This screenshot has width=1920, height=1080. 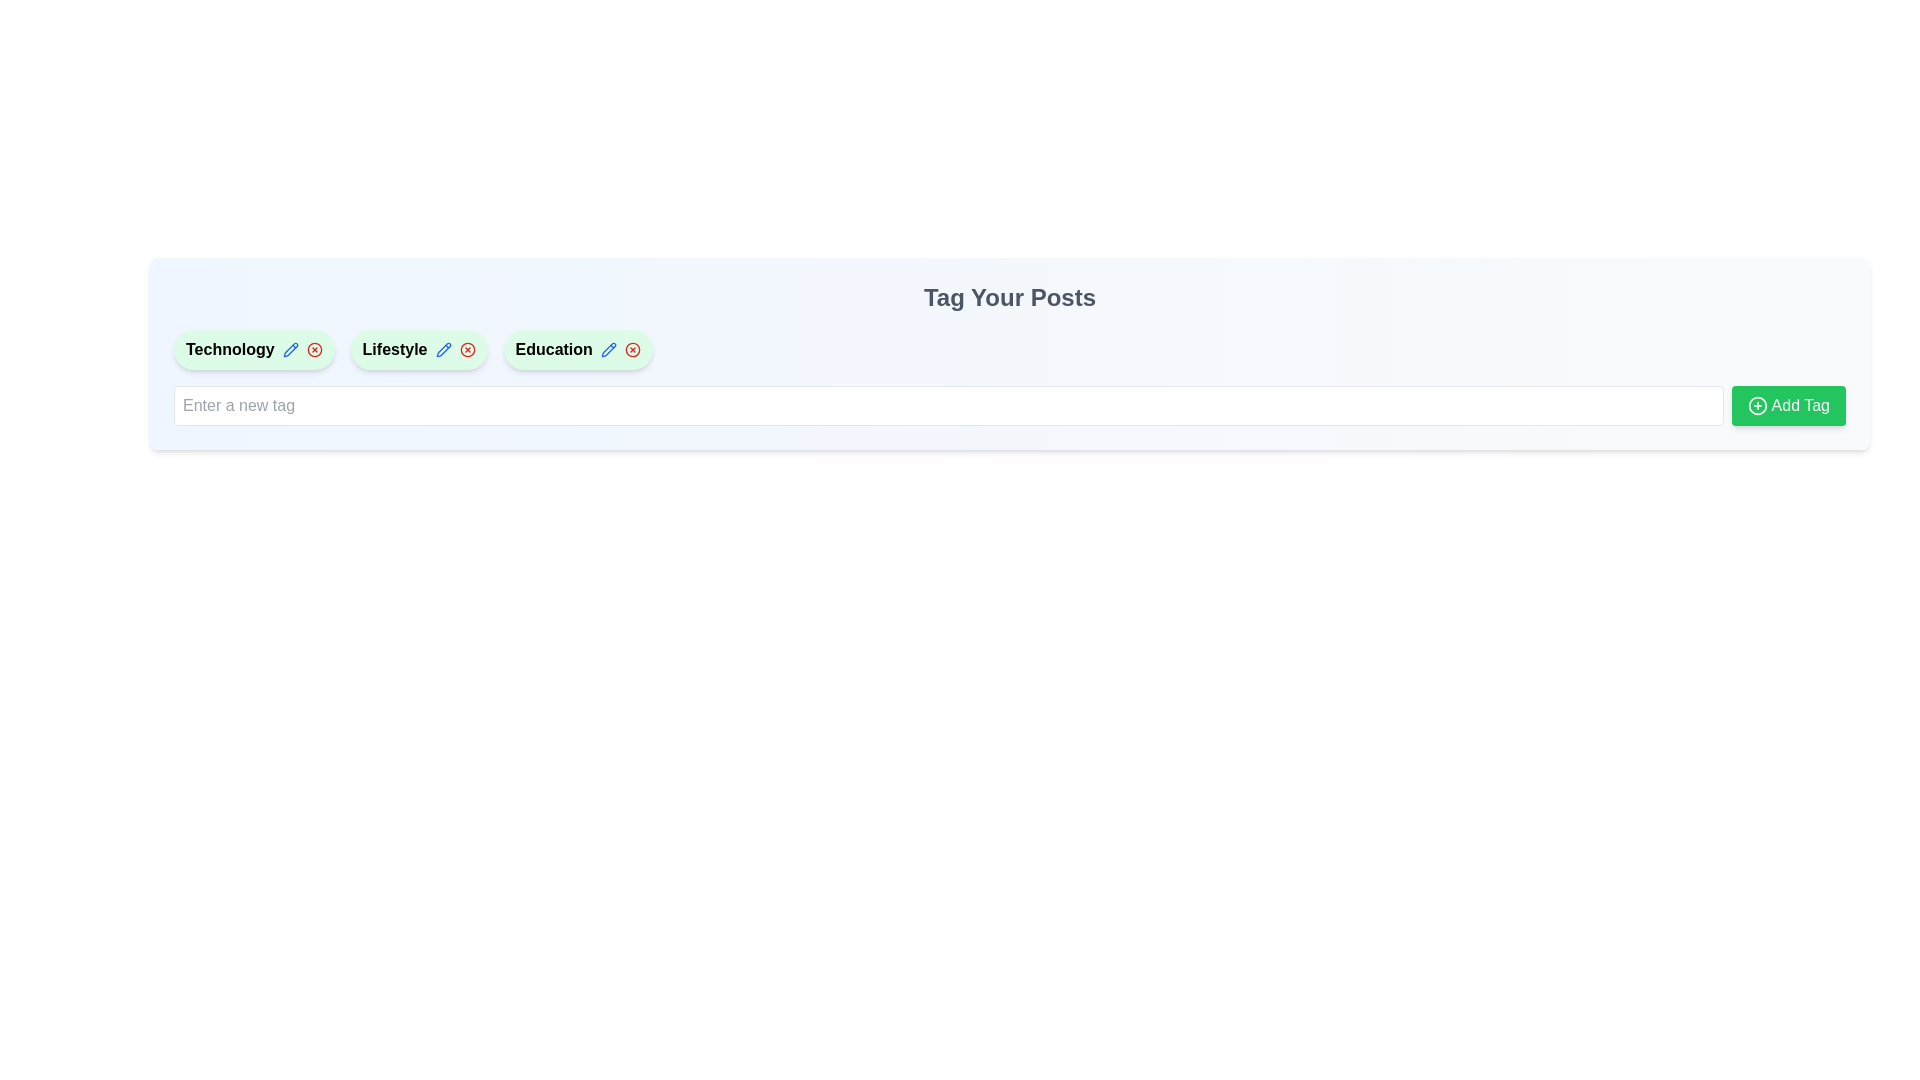 What do you see at coordinates (1756, 405) in the screenshot?
I see `the circular plus symbol icon with a green background inside the 'Add Tag' button located in the bottom-right area of the interface` at bounding box center [1756, 405].